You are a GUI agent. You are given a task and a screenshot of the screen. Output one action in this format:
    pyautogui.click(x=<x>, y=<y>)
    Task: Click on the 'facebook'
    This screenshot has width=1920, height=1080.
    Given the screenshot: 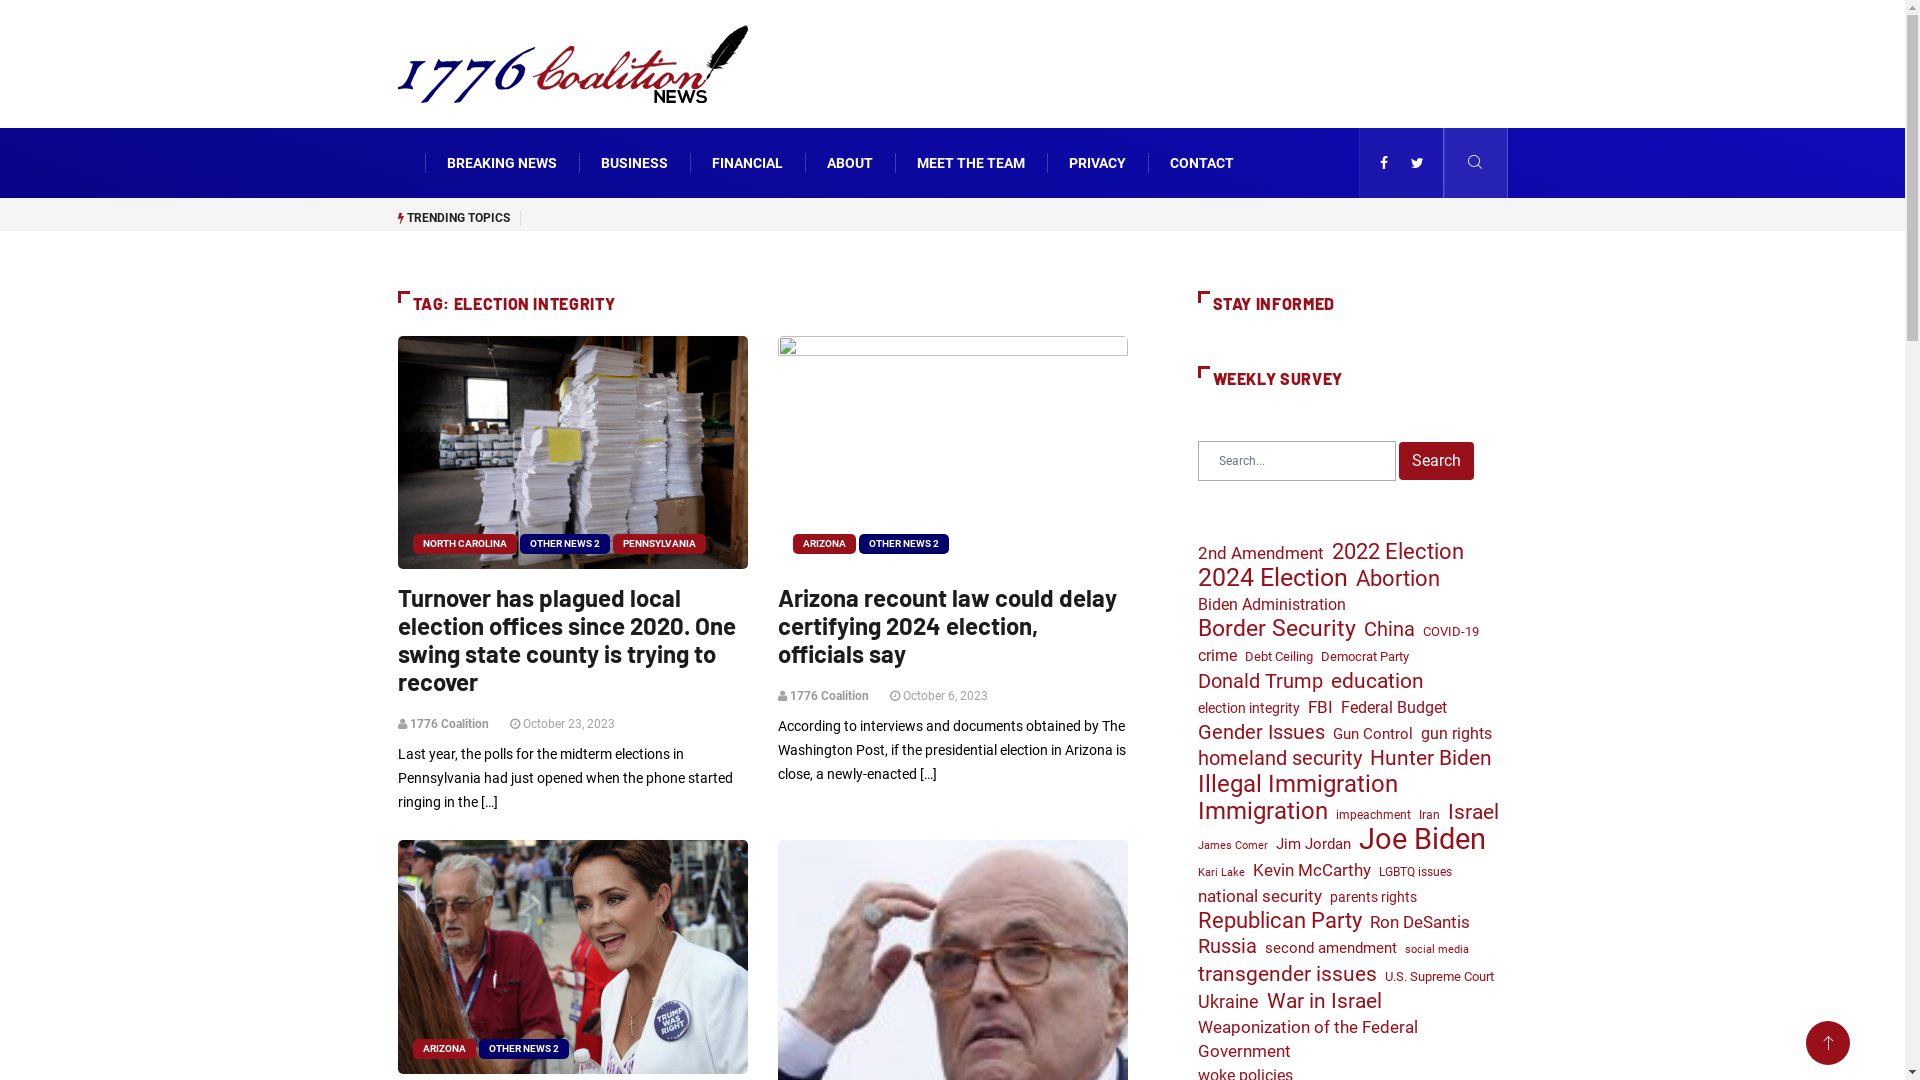 What is the action you would take?
    pyautogui.click(x=1382, y=161)
    